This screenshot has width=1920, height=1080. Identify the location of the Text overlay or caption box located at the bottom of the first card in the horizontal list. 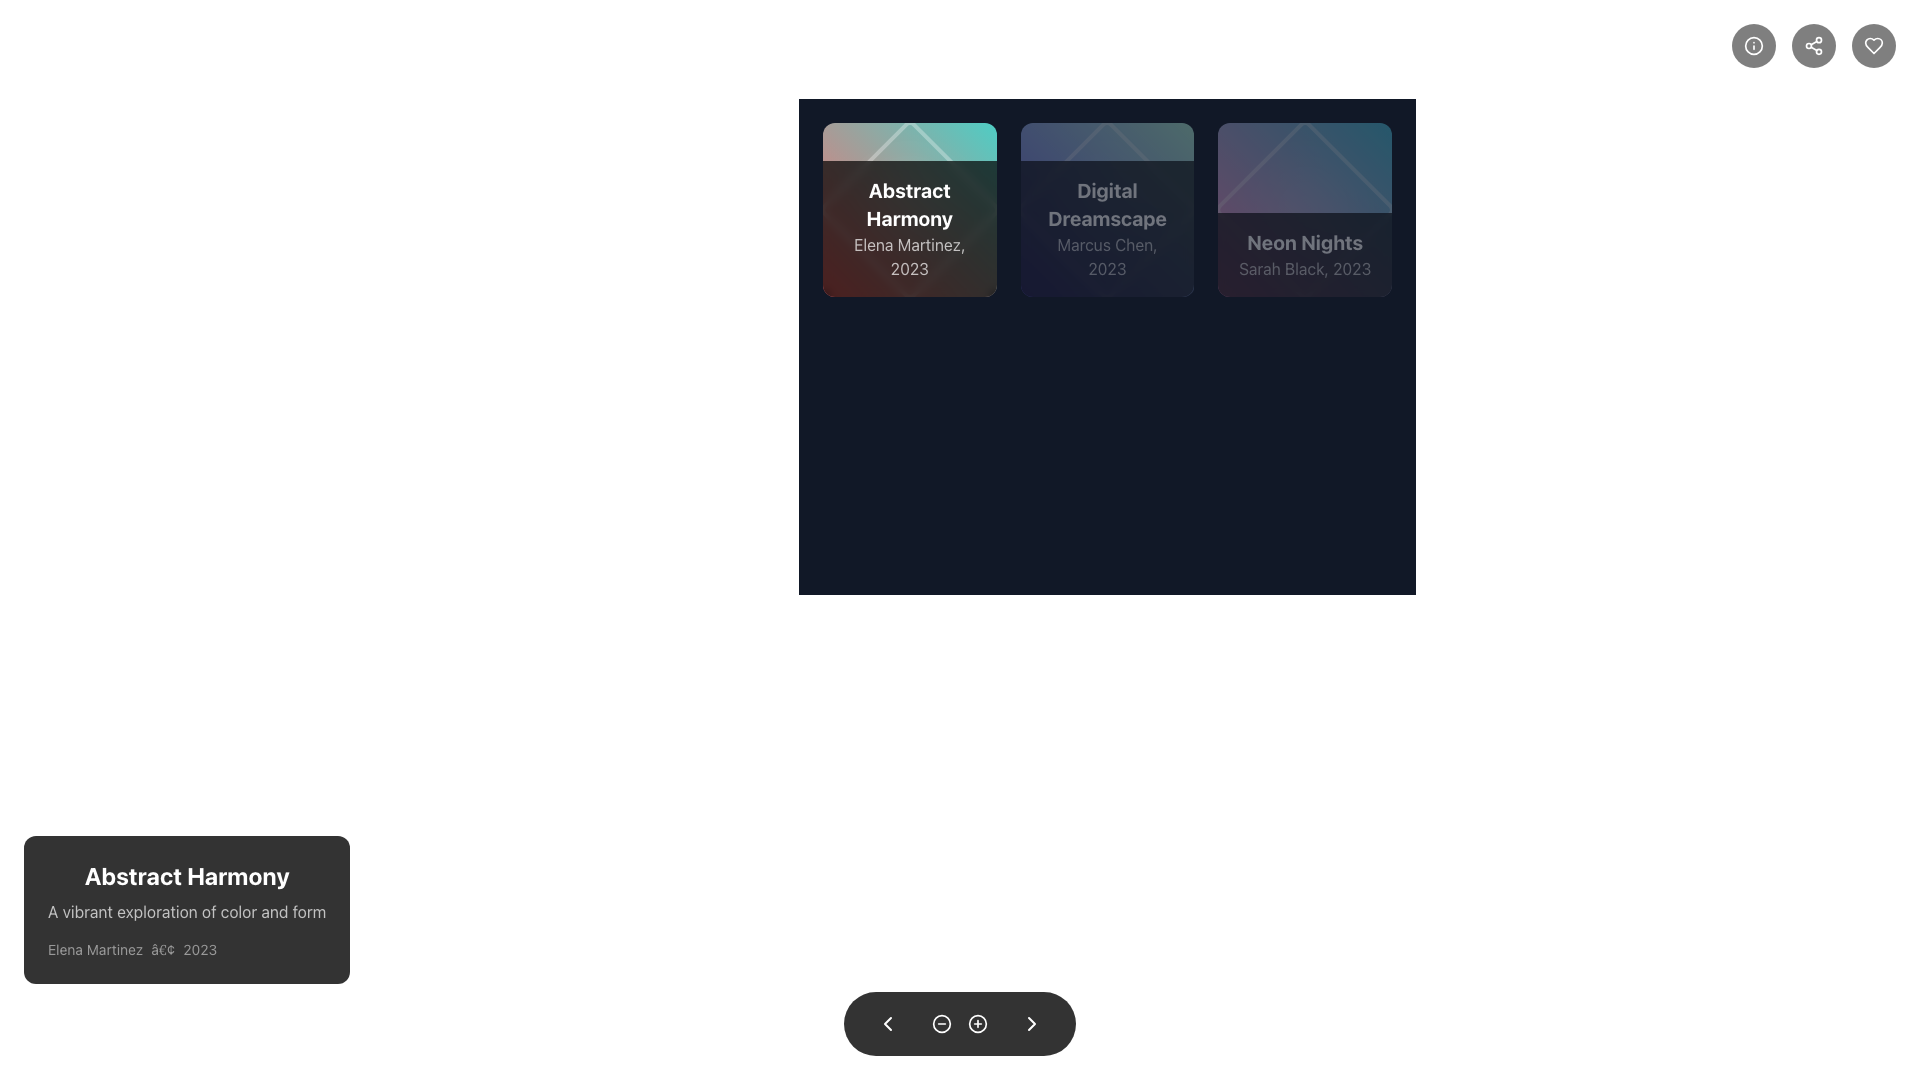
(908, 227).